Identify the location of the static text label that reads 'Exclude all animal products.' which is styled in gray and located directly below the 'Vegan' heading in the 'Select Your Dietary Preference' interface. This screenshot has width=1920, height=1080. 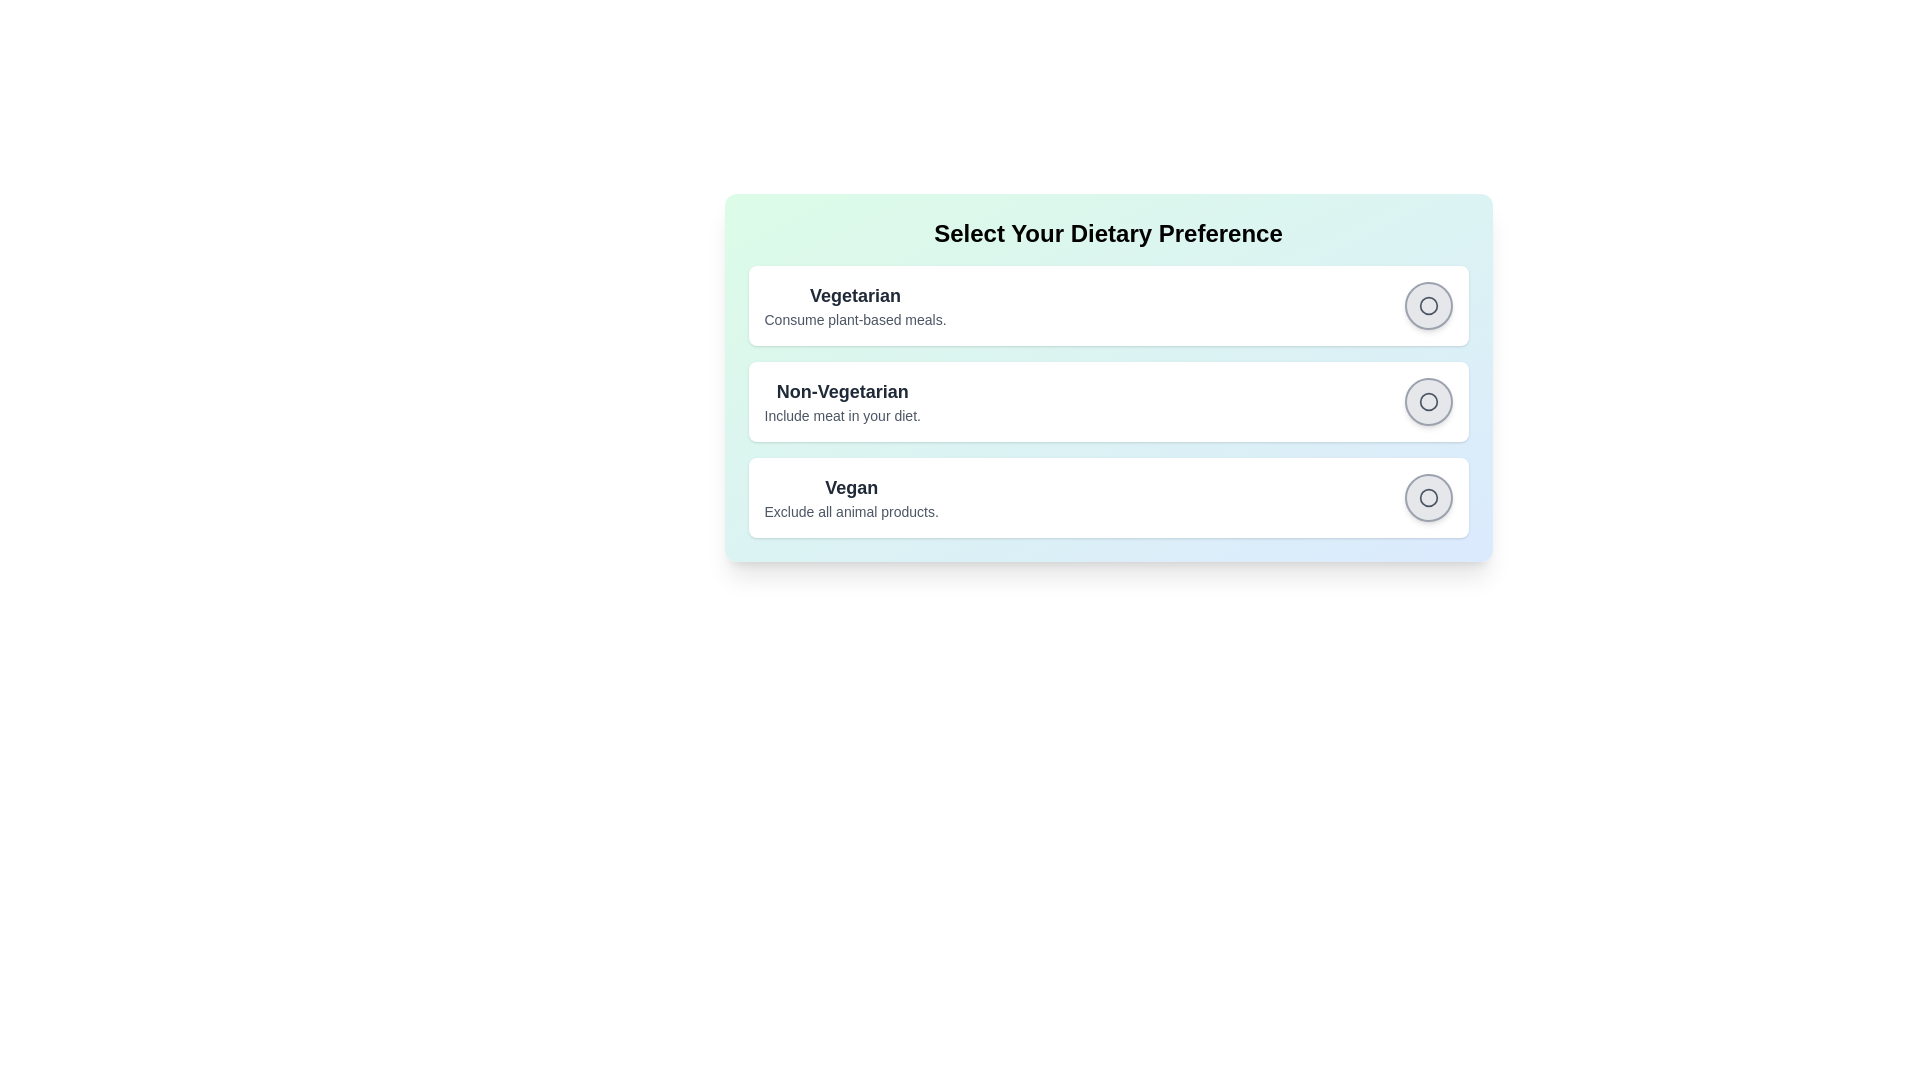
(851, 511).